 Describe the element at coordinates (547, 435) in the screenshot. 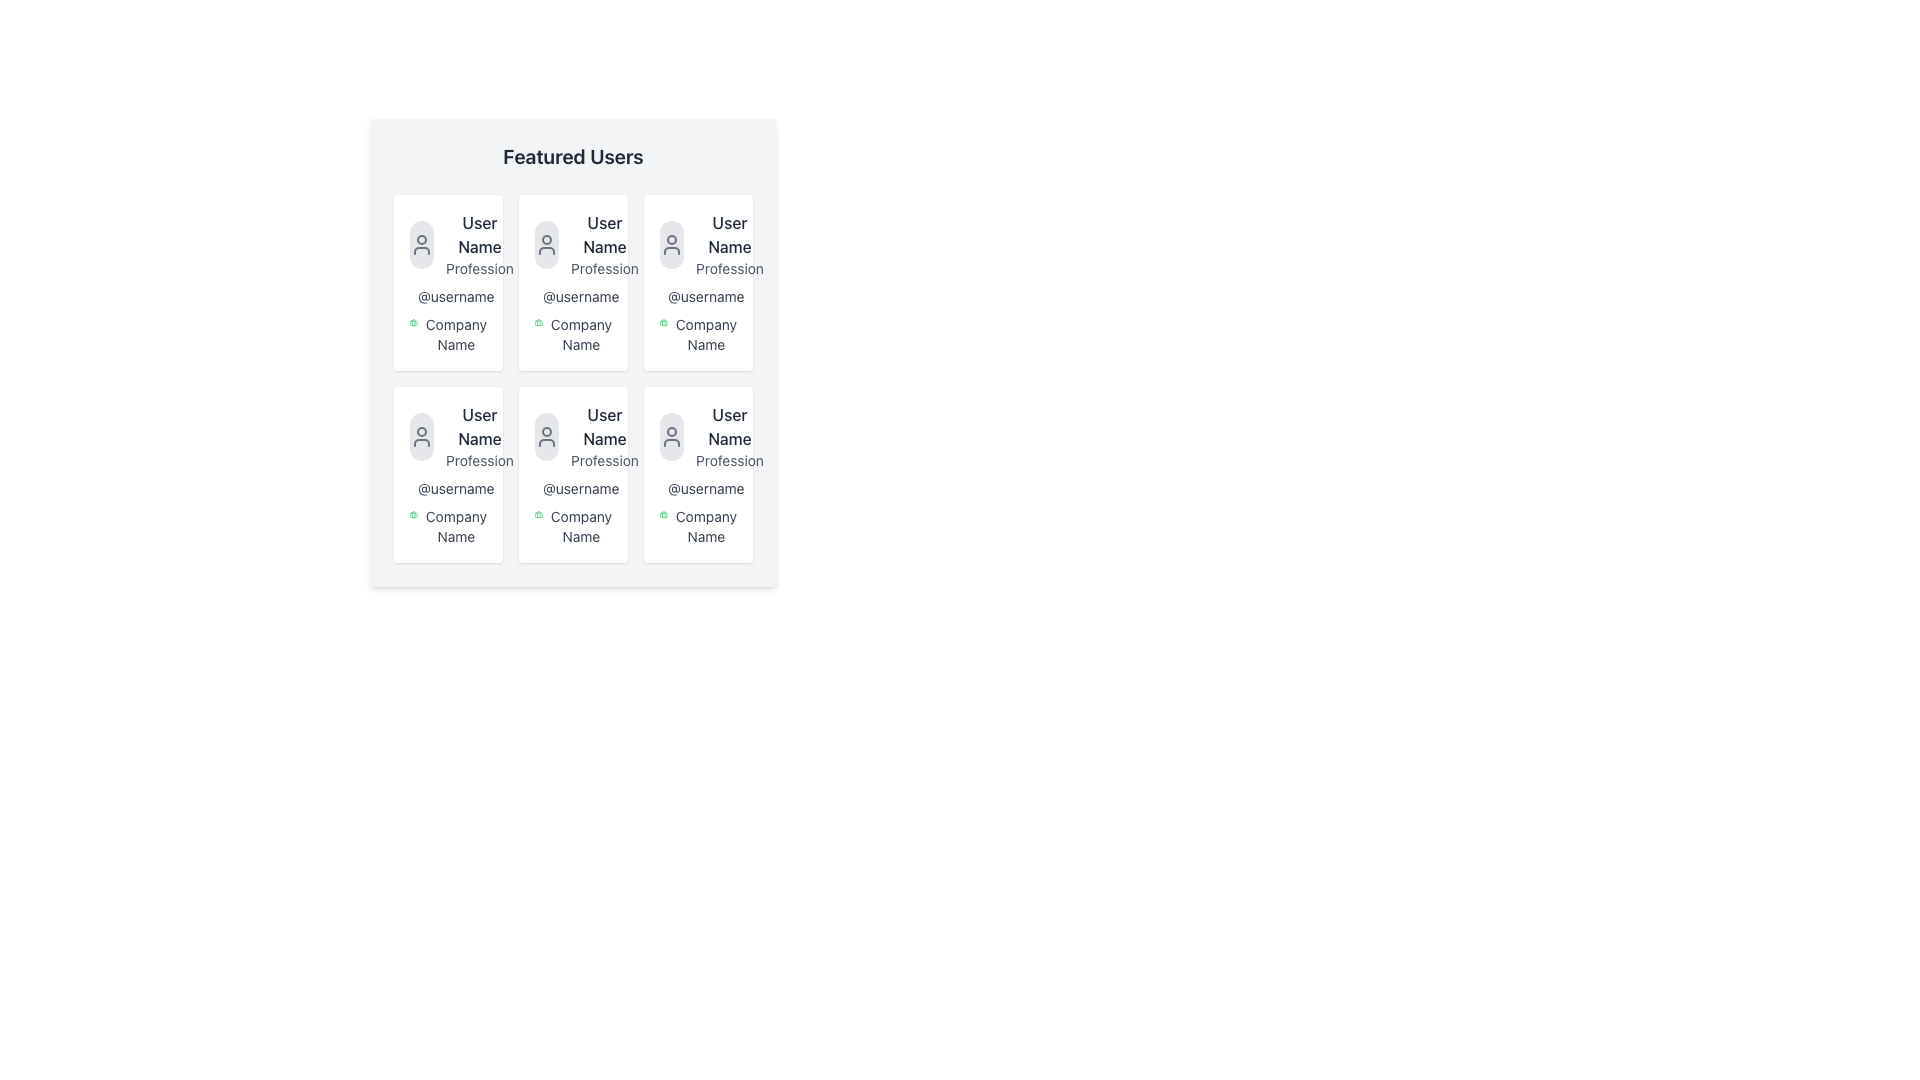

I see `the user profile picture placeholder icon located in the center of the interface, specifically in the second row and second column of a 3x3 grid of user cards` at that location.